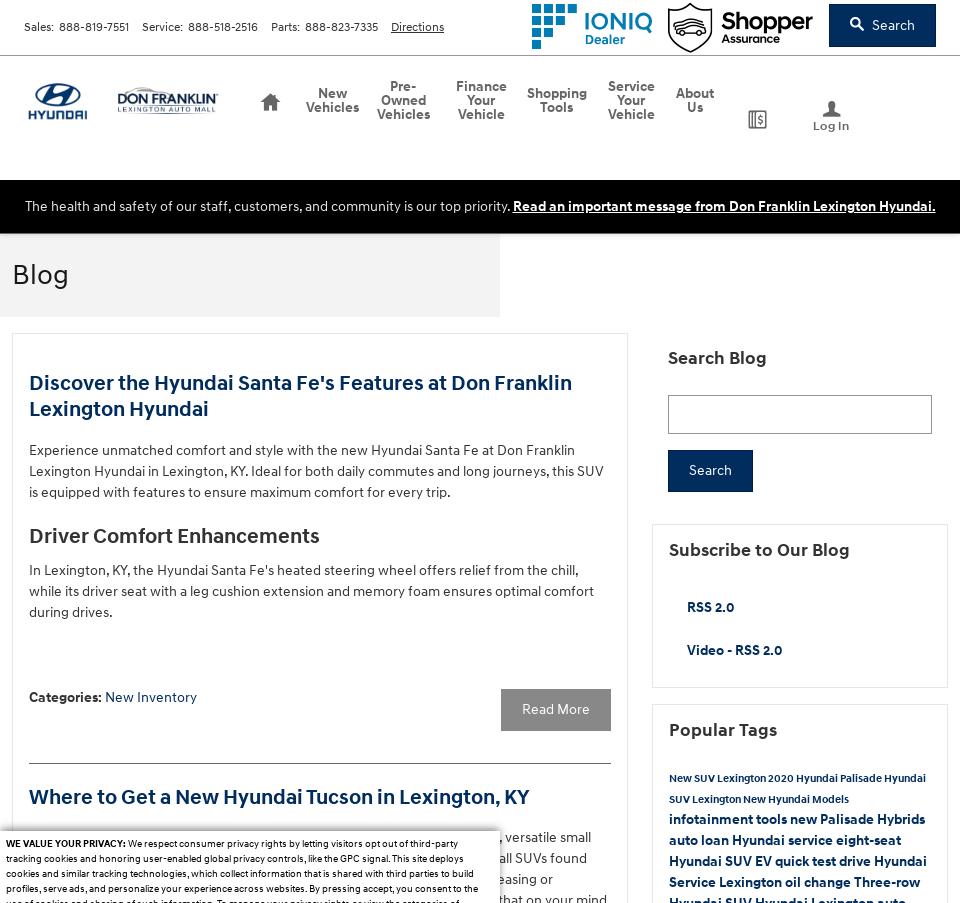 This screenshot has width=960, height=903. What do you see at coordinates (700, 838) in the screenshot?
I see `'auto loan'` at bounding box center [700, 838].